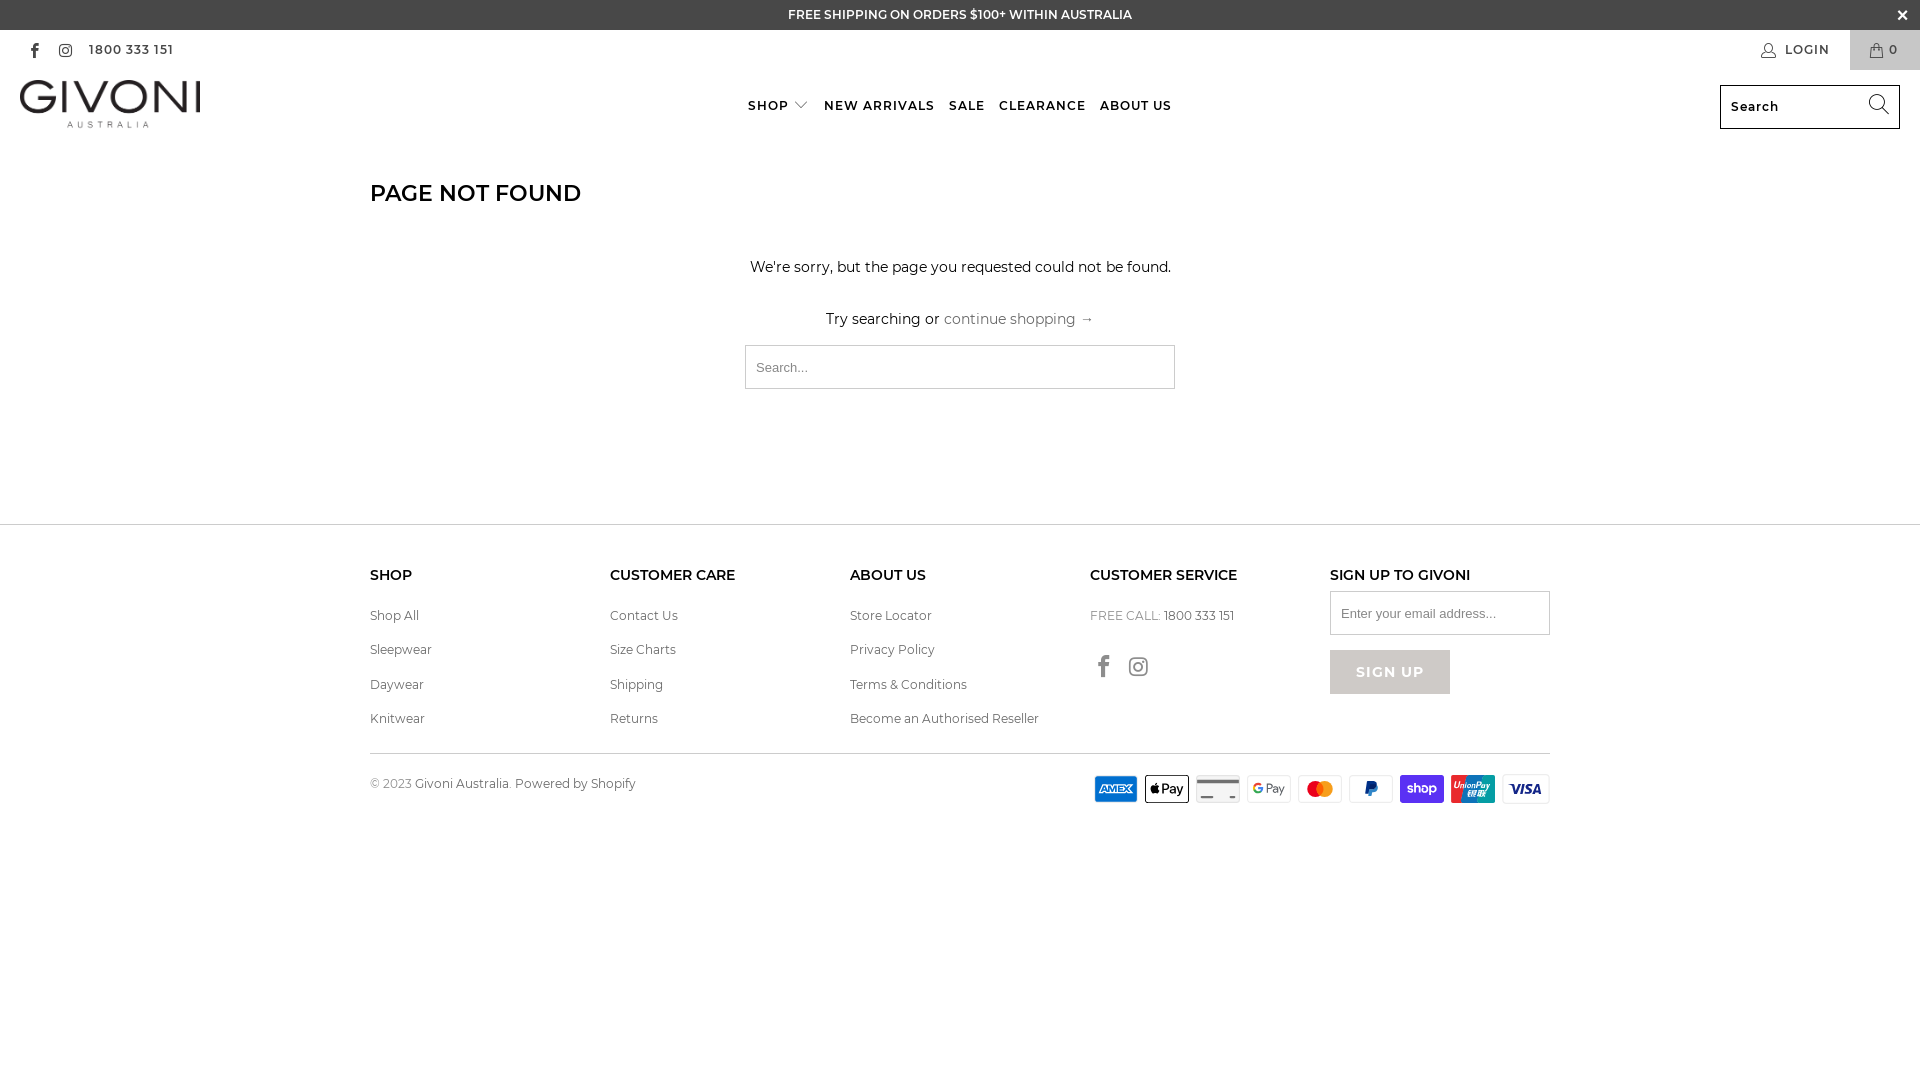 The height and width of the screenshot is (1080, 1920). I want to click on 'Knitwear', so click(369, 717).